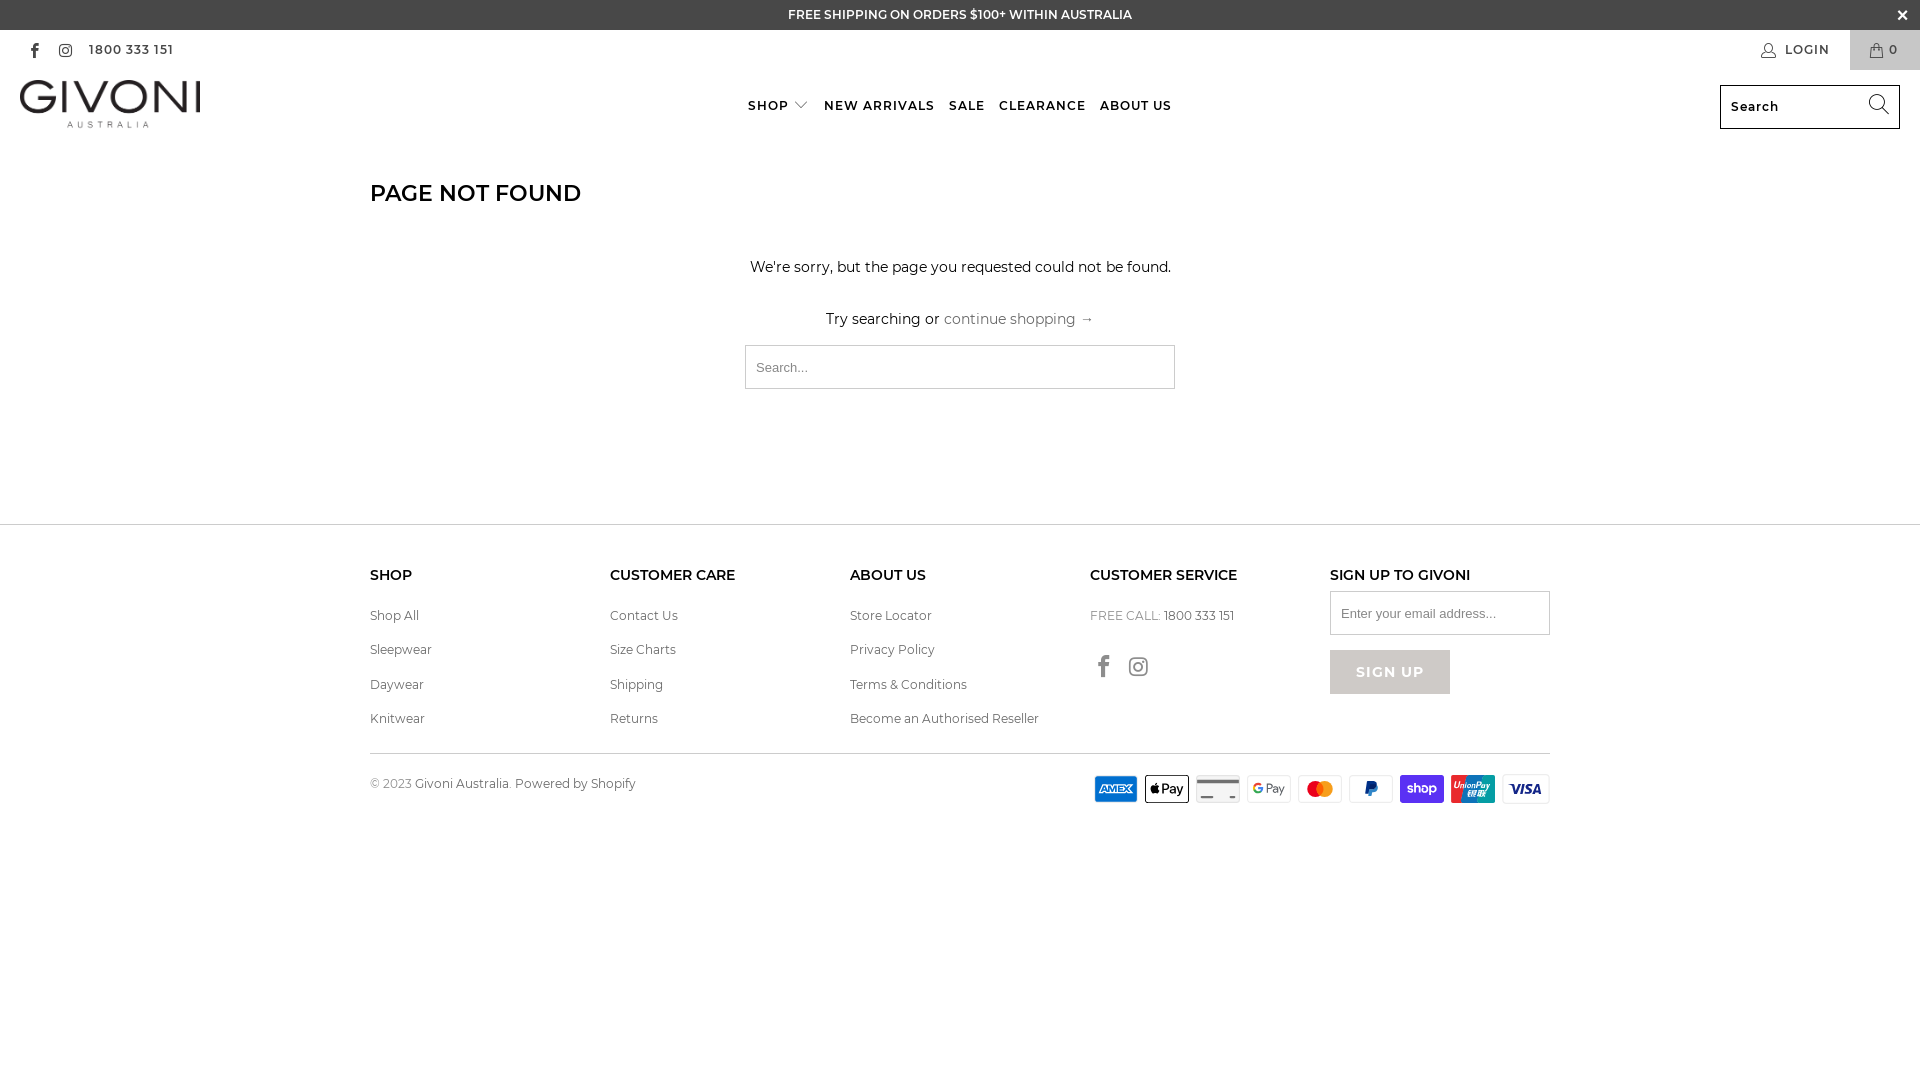 The height and width of the screenshot is (1080, 1920). I want to click on 'Knitwear', so click(369, 717).